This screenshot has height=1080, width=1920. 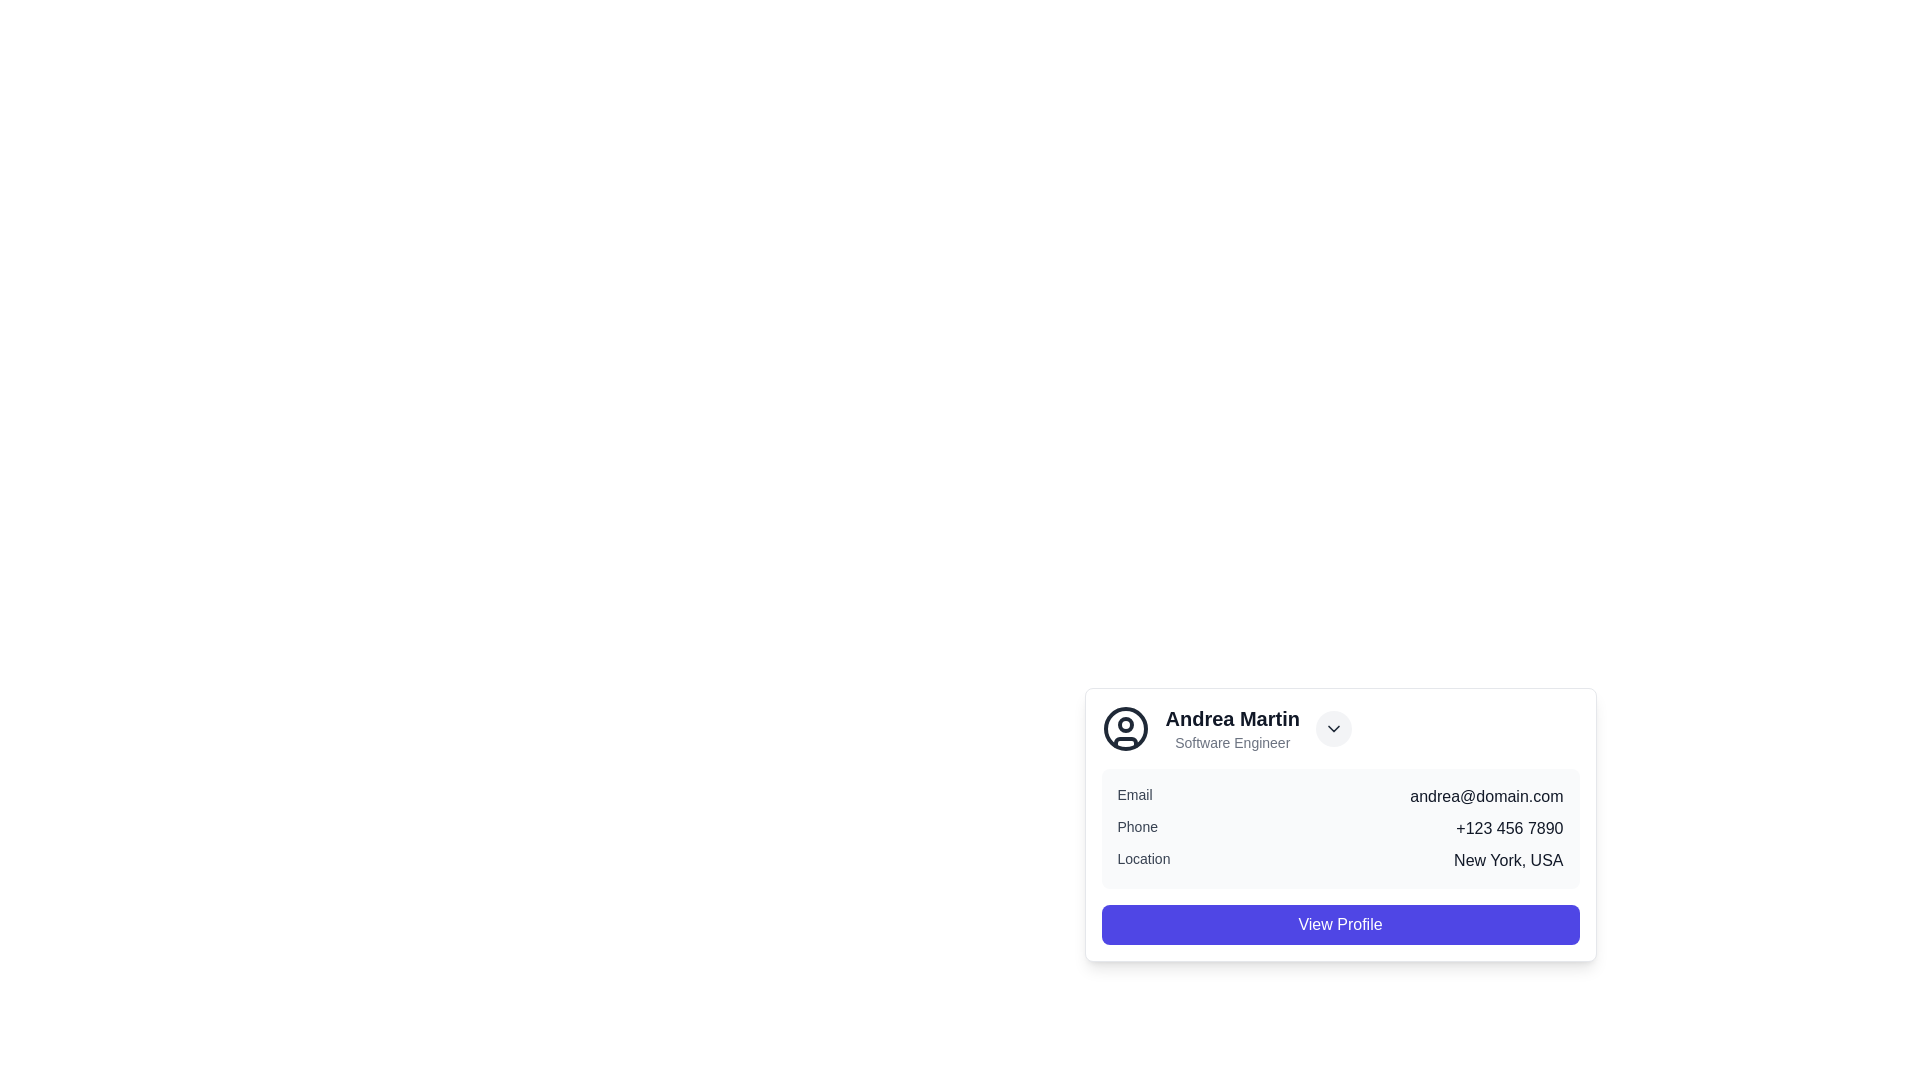 What do you see at coordinates (1509, 829) in the screenshot?
I see `the phone number label displaying 'Phone+123 456 7890', styled in bold black font against a white background, located in the bottom-right section of the contact information card` at bounding box center [1509, 829].